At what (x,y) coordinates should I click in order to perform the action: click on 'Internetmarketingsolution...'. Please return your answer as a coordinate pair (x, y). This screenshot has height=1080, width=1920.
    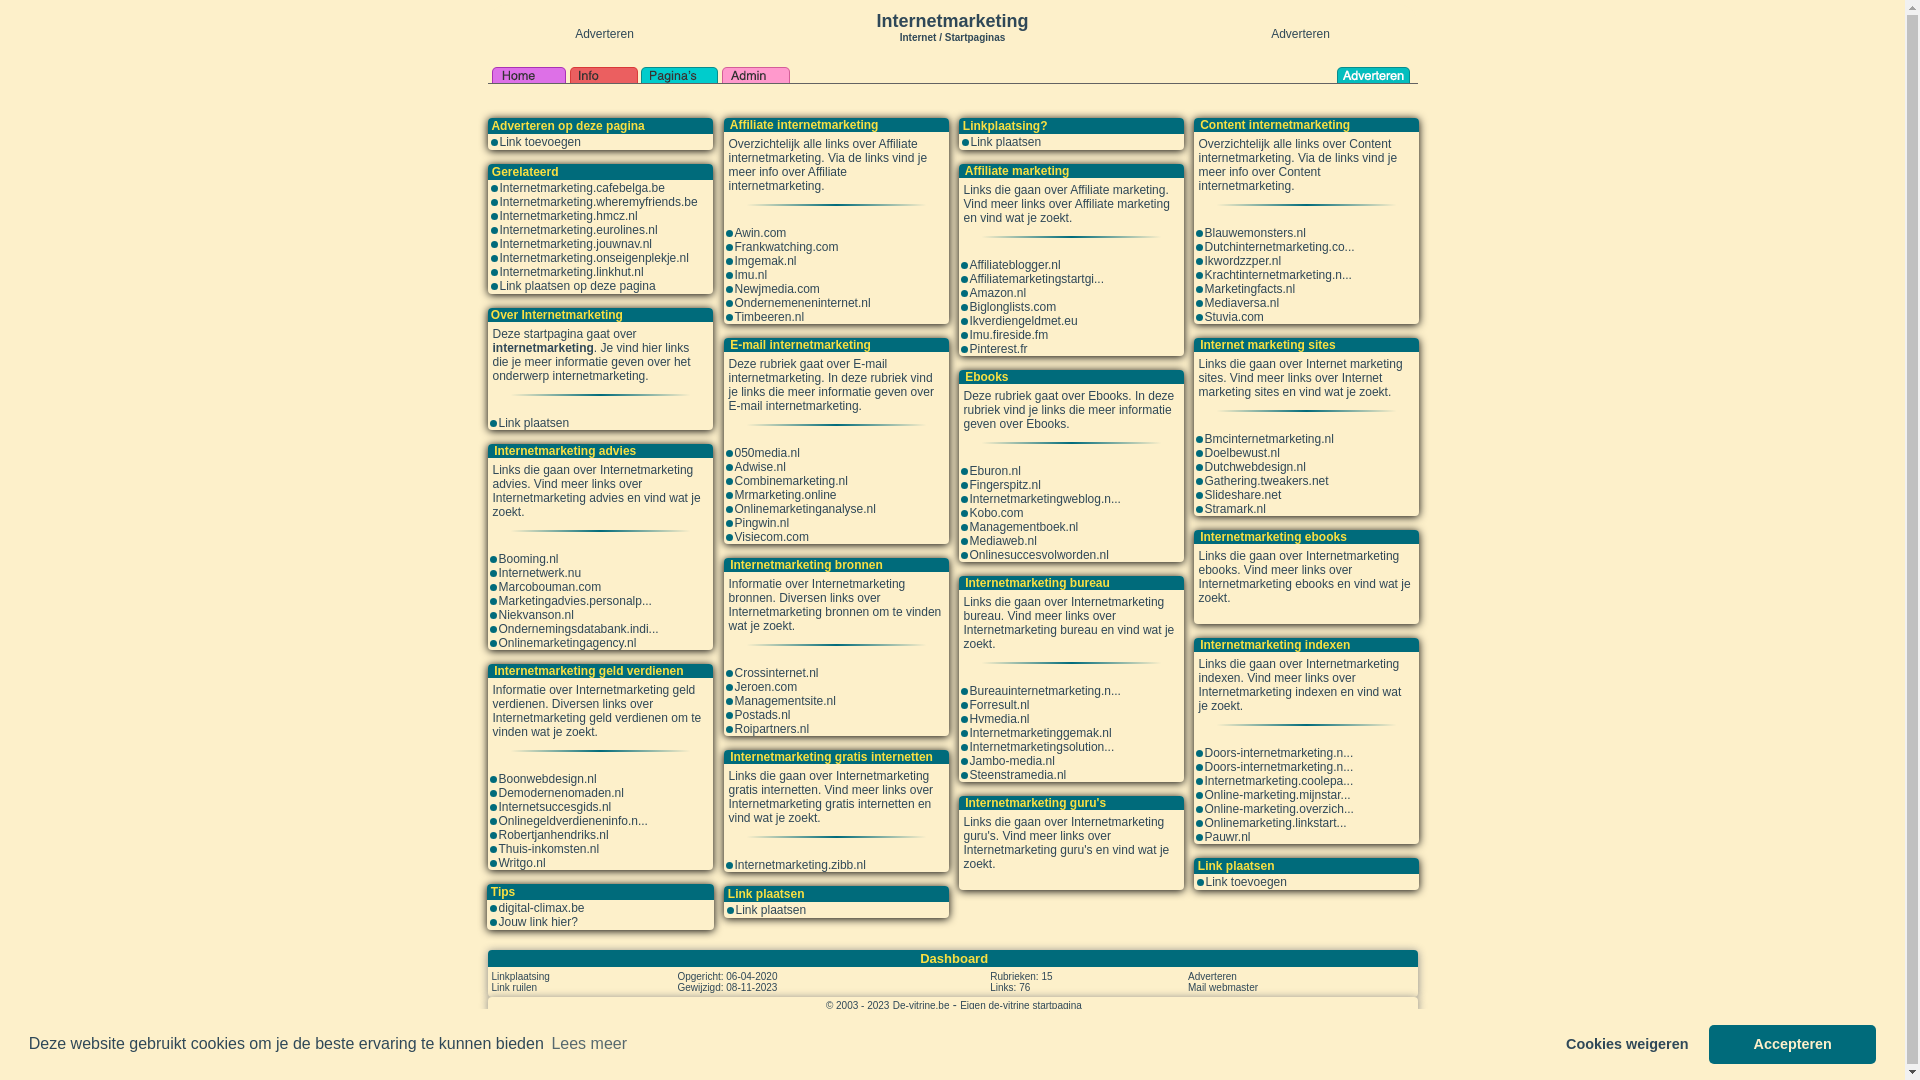
    Looking at the image, I should click on (1041, 747).